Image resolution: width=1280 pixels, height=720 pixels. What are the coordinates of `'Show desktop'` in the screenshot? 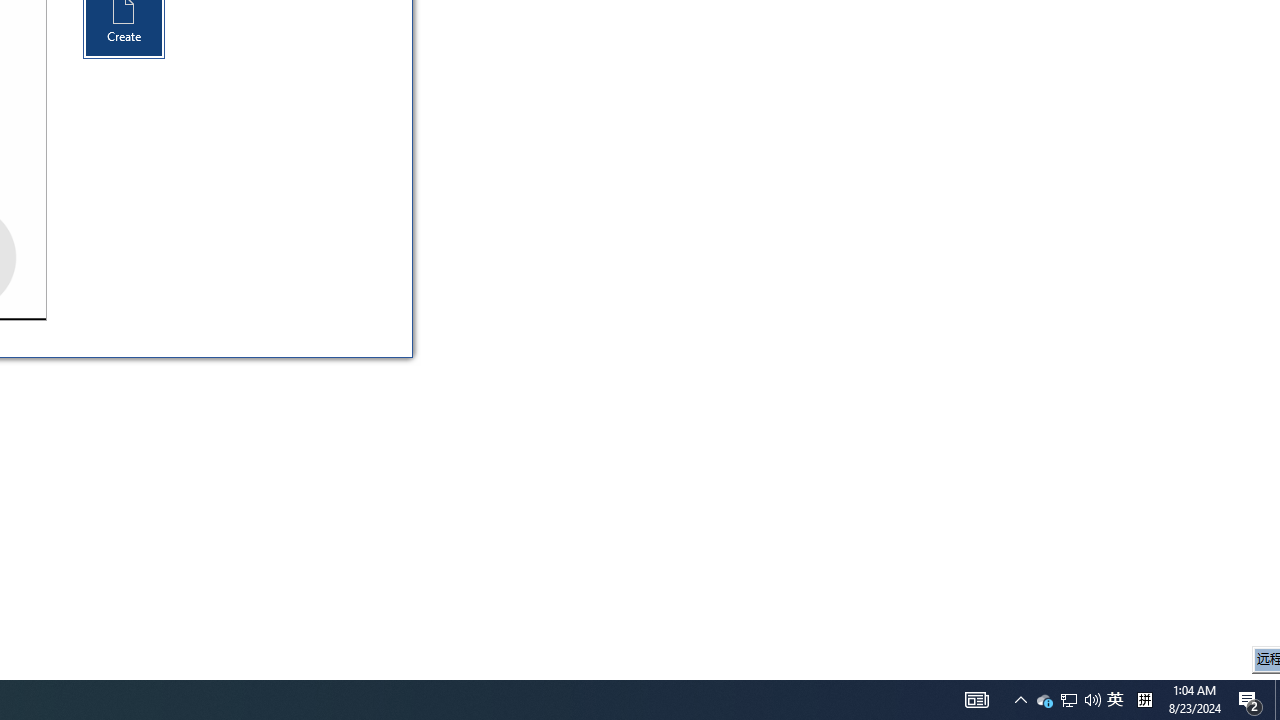 It's located at (1276, 698).